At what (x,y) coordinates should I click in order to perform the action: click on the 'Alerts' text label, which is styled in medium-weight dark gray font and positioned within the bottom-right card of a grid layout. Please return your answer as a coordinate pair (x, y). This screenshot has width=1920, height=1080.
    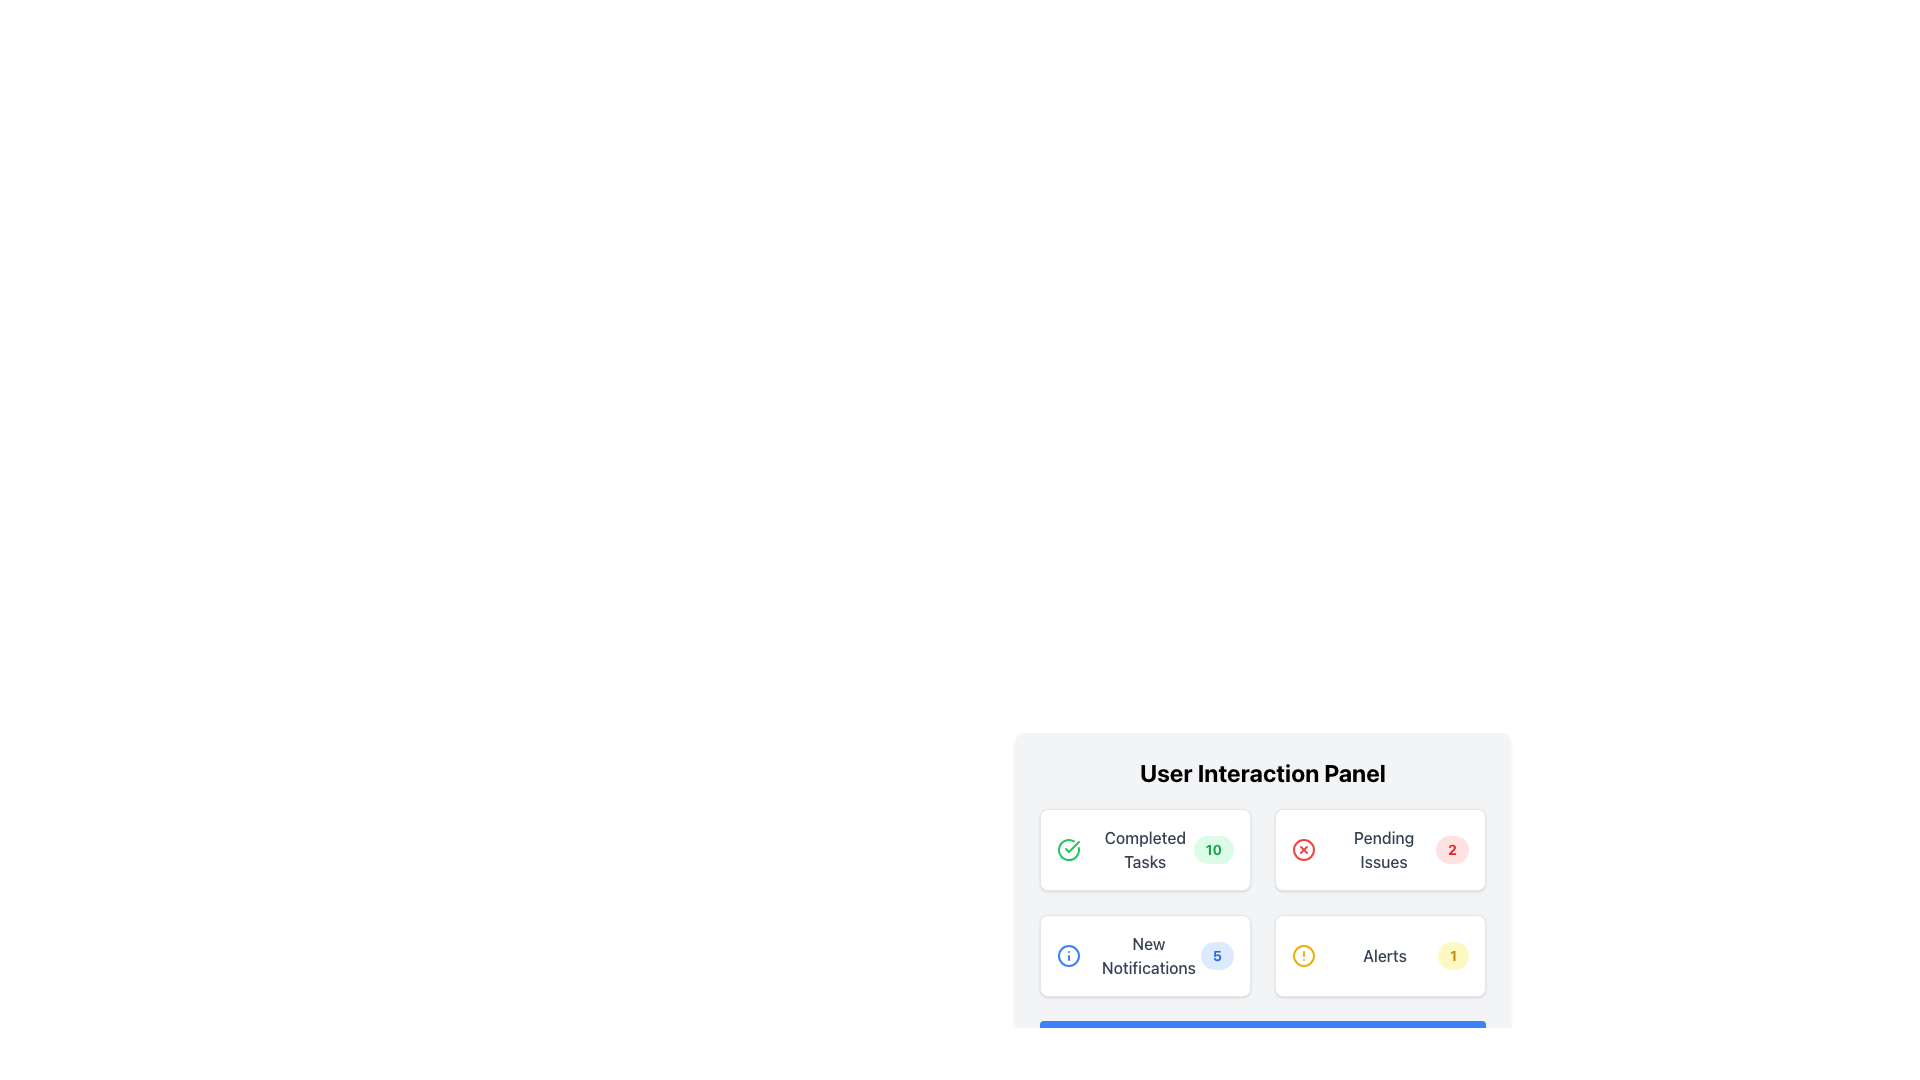
    Looking at the image, I should click on (1383, 955).